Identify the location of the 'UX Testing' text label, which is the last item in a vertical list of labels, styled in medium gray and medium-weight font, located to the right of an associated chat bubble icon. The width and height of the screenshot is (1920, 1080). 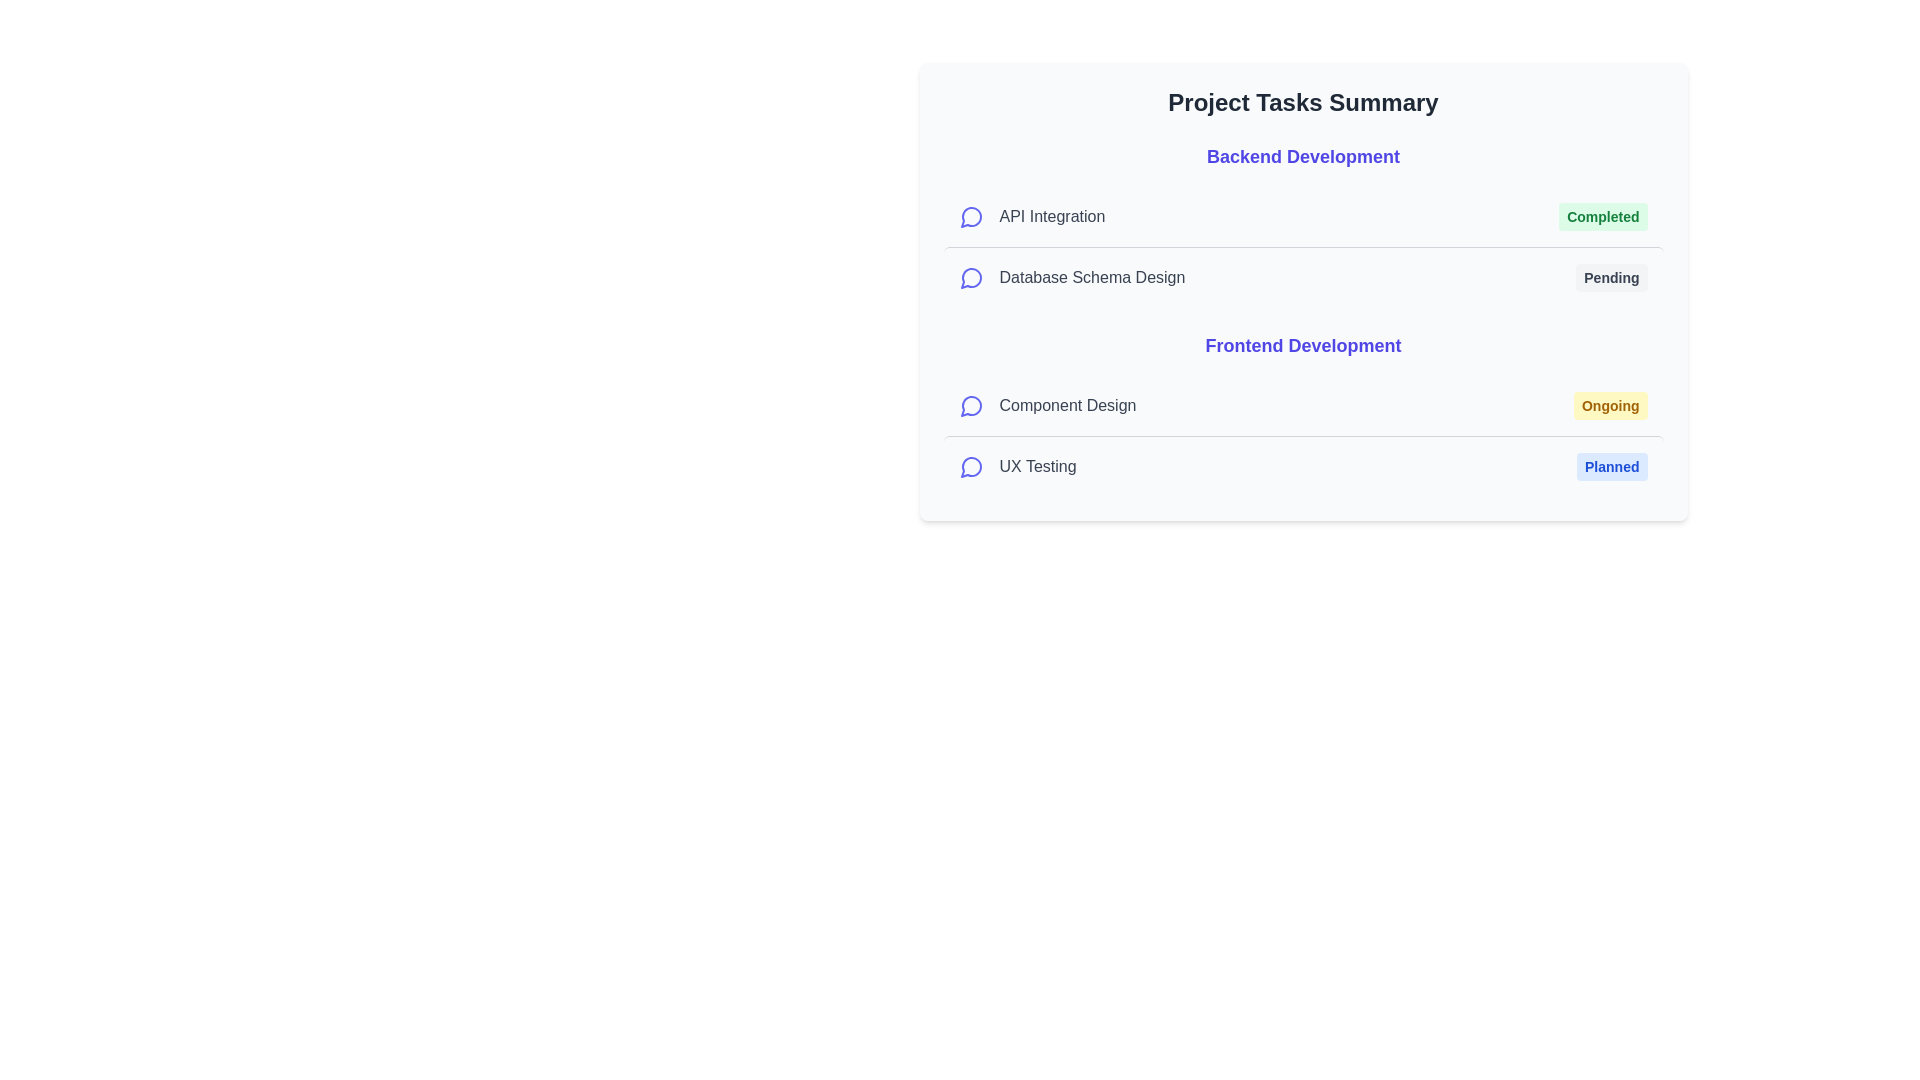
(1037, 466).